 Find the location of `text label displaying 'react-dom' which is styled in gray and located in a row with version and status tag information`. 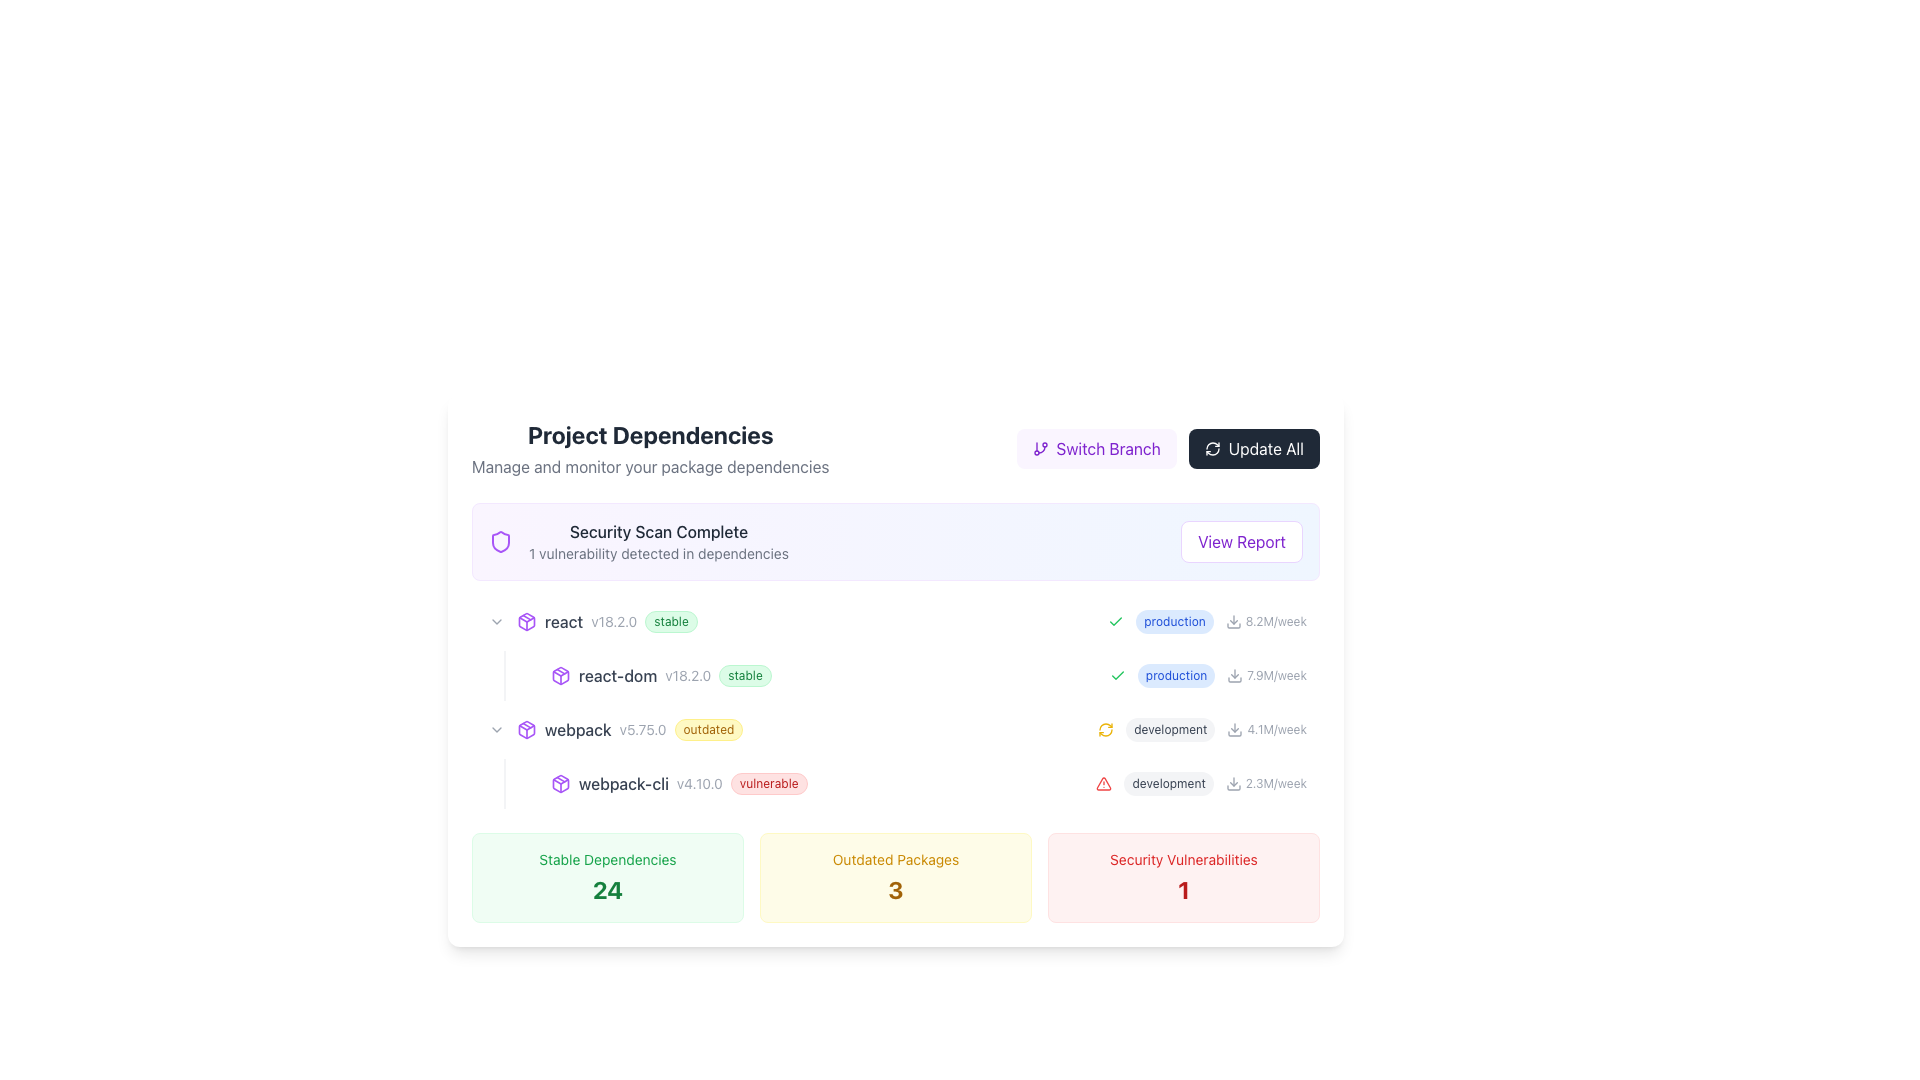

text label displaying 'react-dom' which is styled in gray and located in a row with version and status tag information is located at coordinates (617, 675).